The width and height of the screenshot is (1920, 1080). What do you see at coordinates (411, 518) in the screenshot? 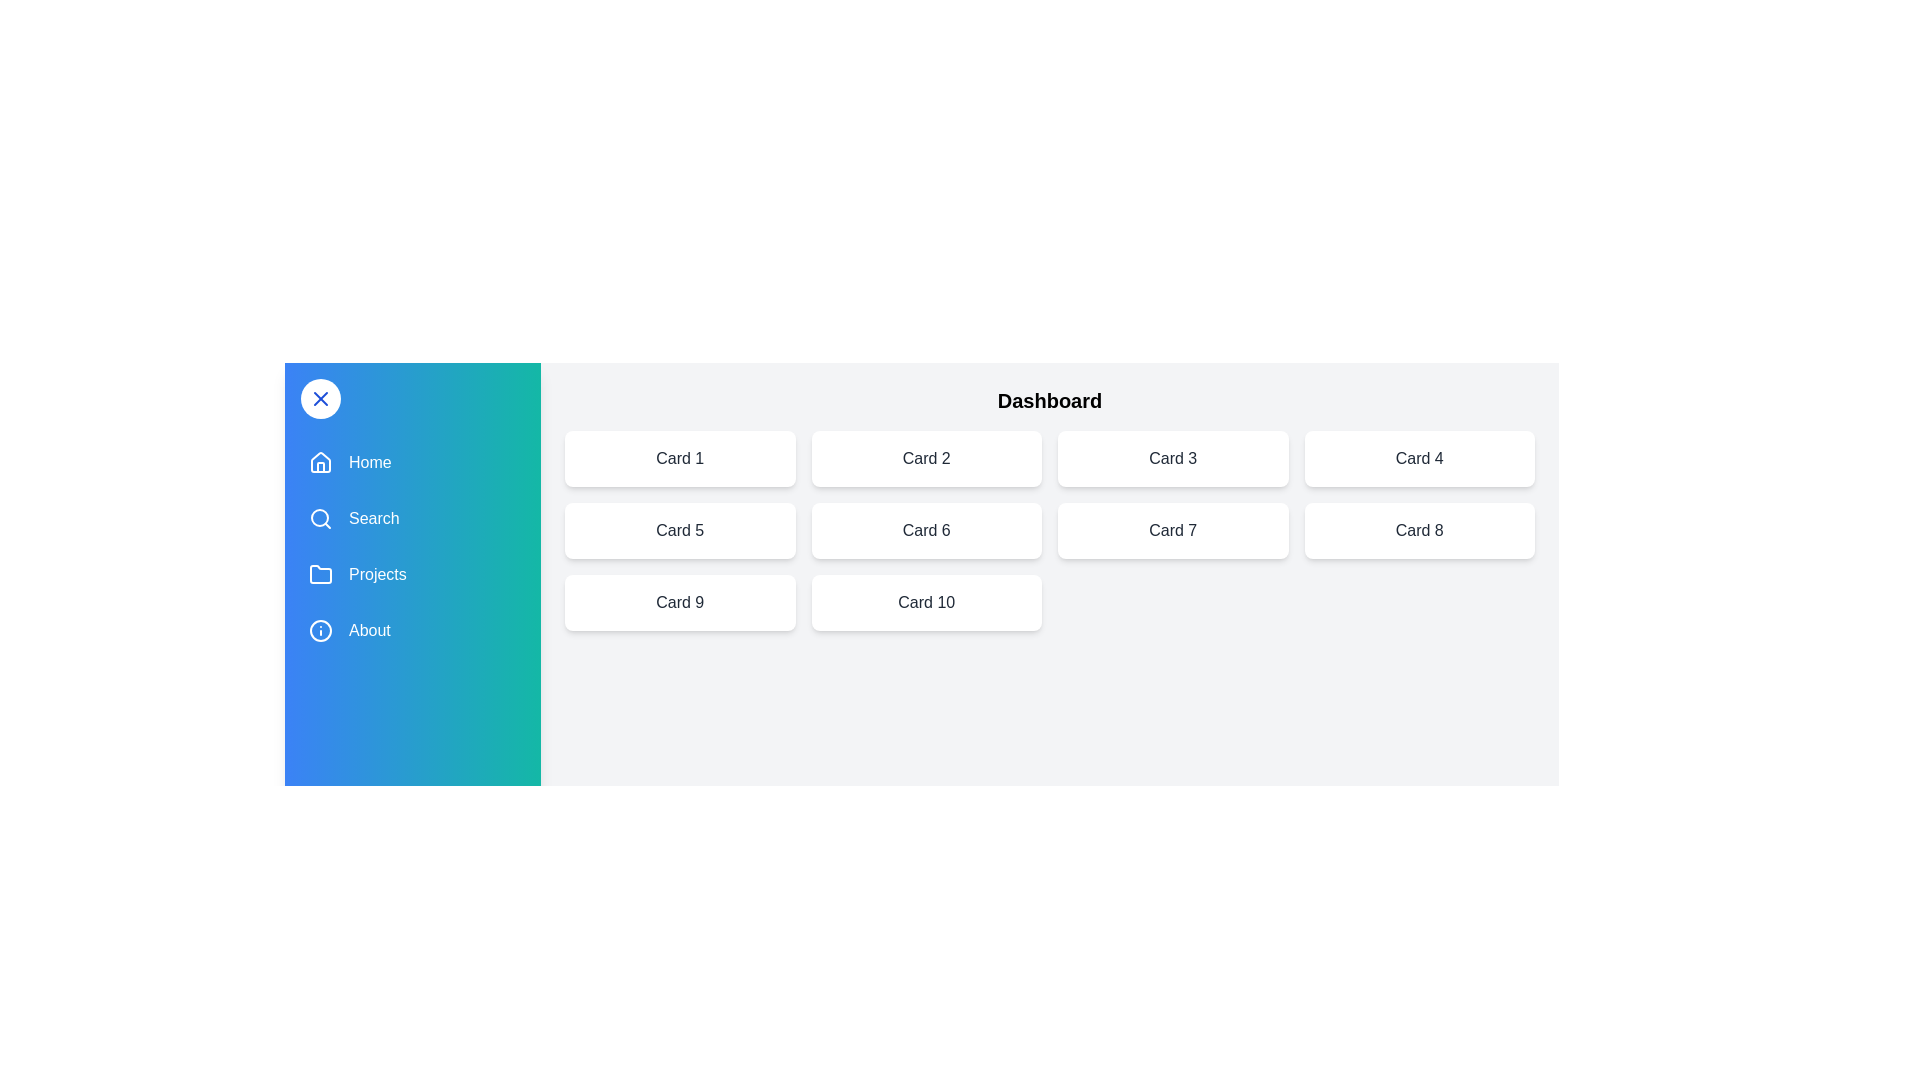
I see `the menu item labeled Search` at bounding box center [411, 518].